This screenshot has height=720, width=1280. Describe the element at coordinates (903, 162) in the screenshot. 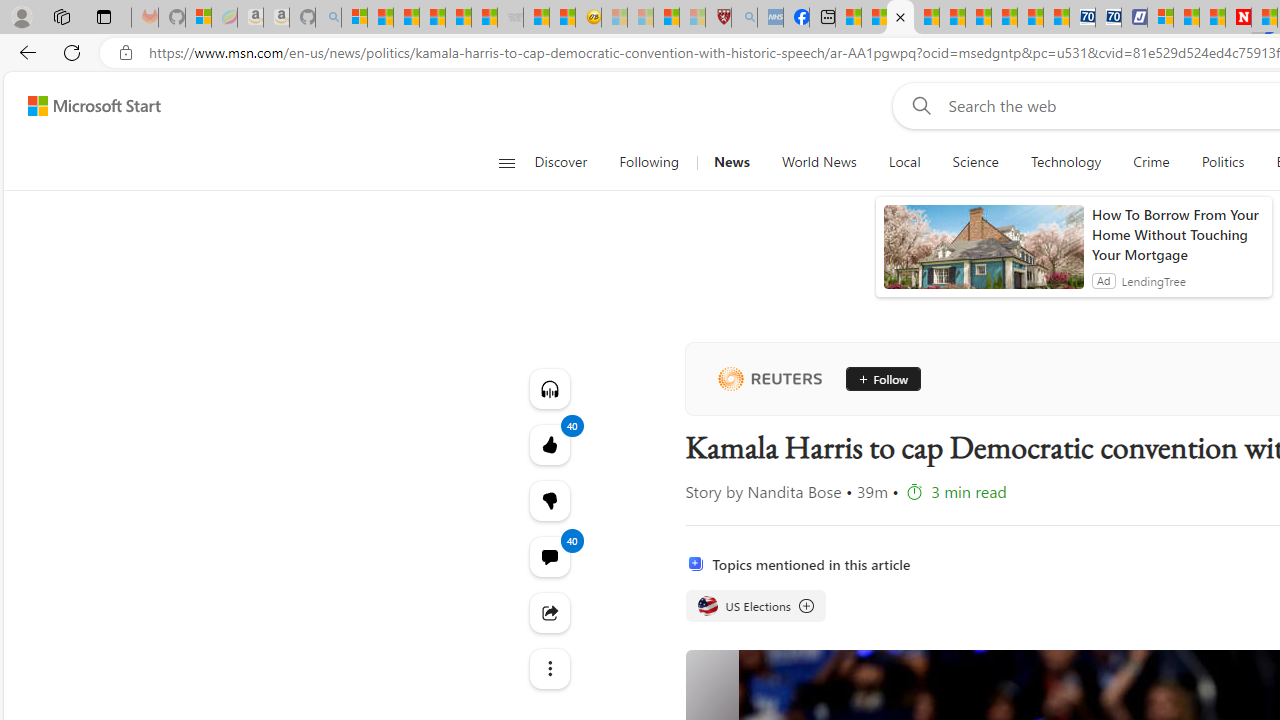

I see `'Local'` at that location.